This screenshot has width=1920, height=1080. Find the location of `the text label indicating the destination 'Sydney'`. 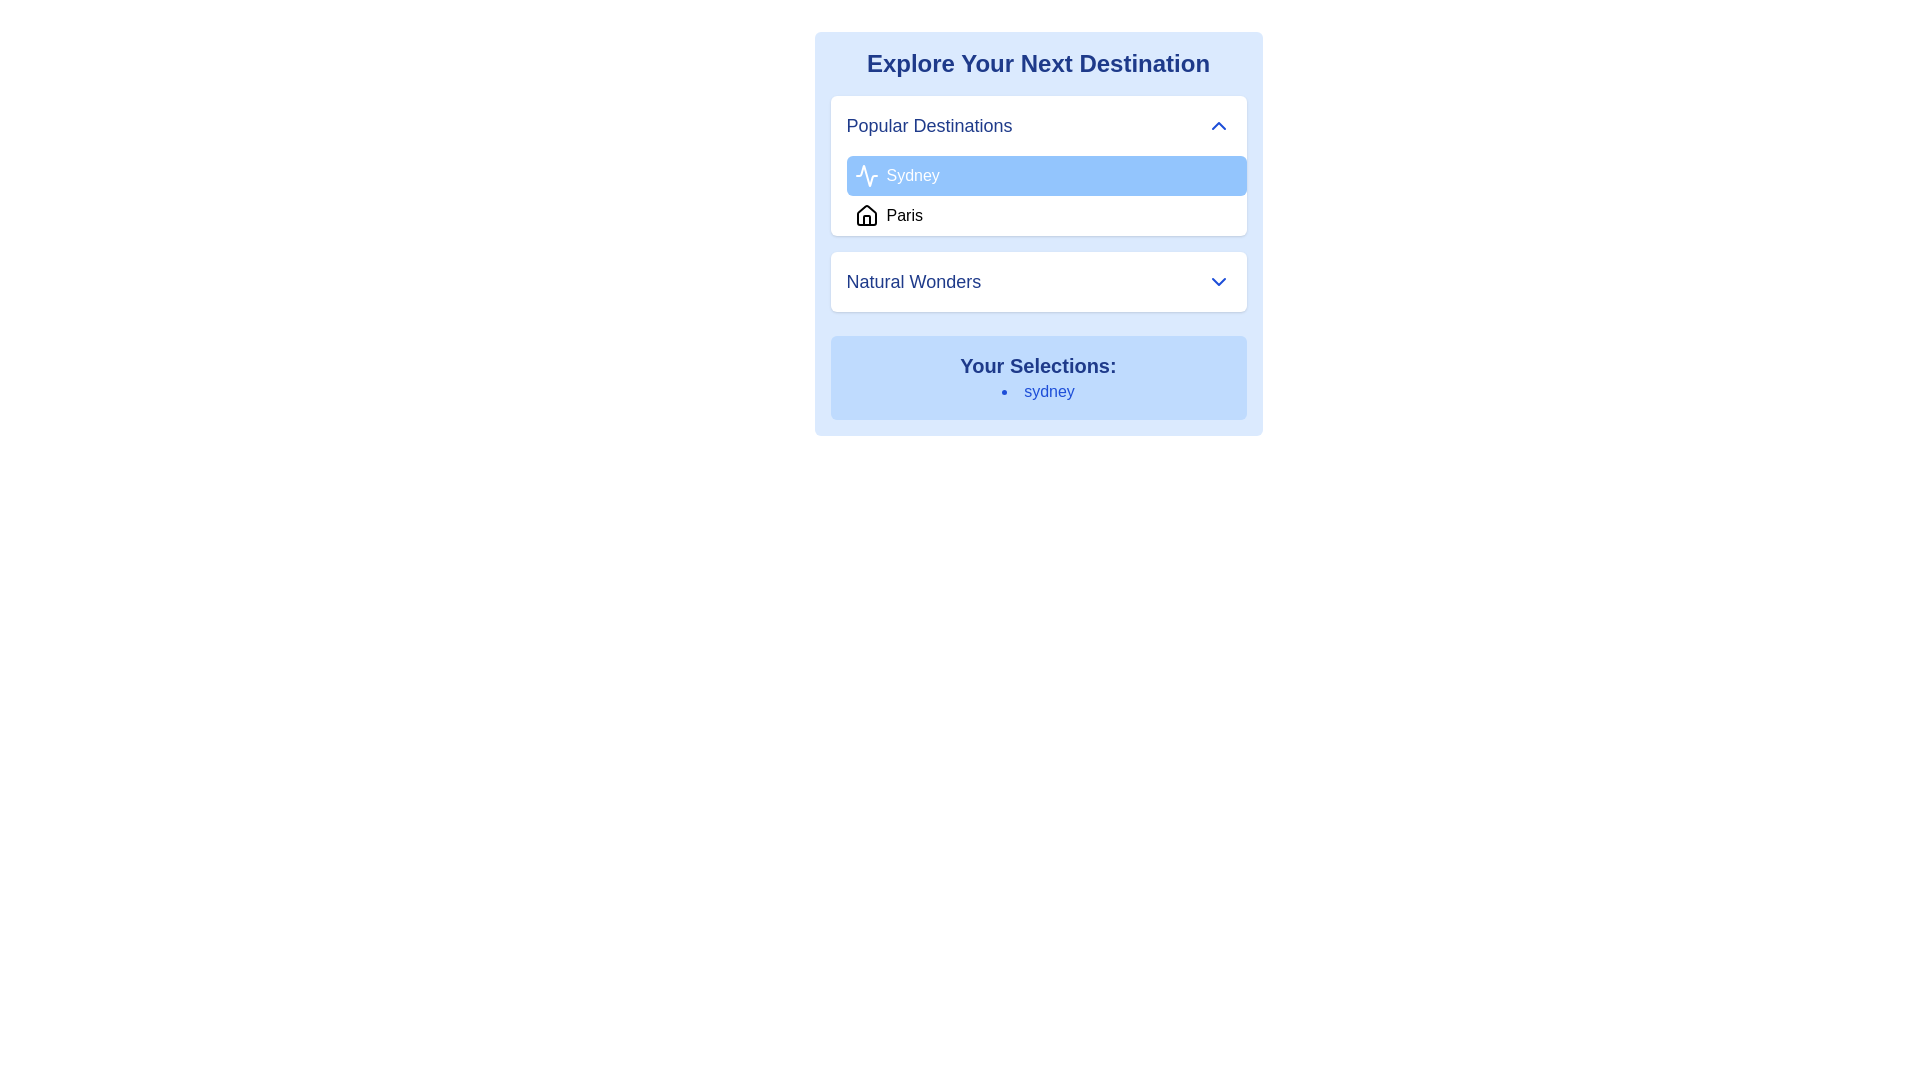

the text label indicating the destination 'Sydney' is located at coordinates (912, 175).